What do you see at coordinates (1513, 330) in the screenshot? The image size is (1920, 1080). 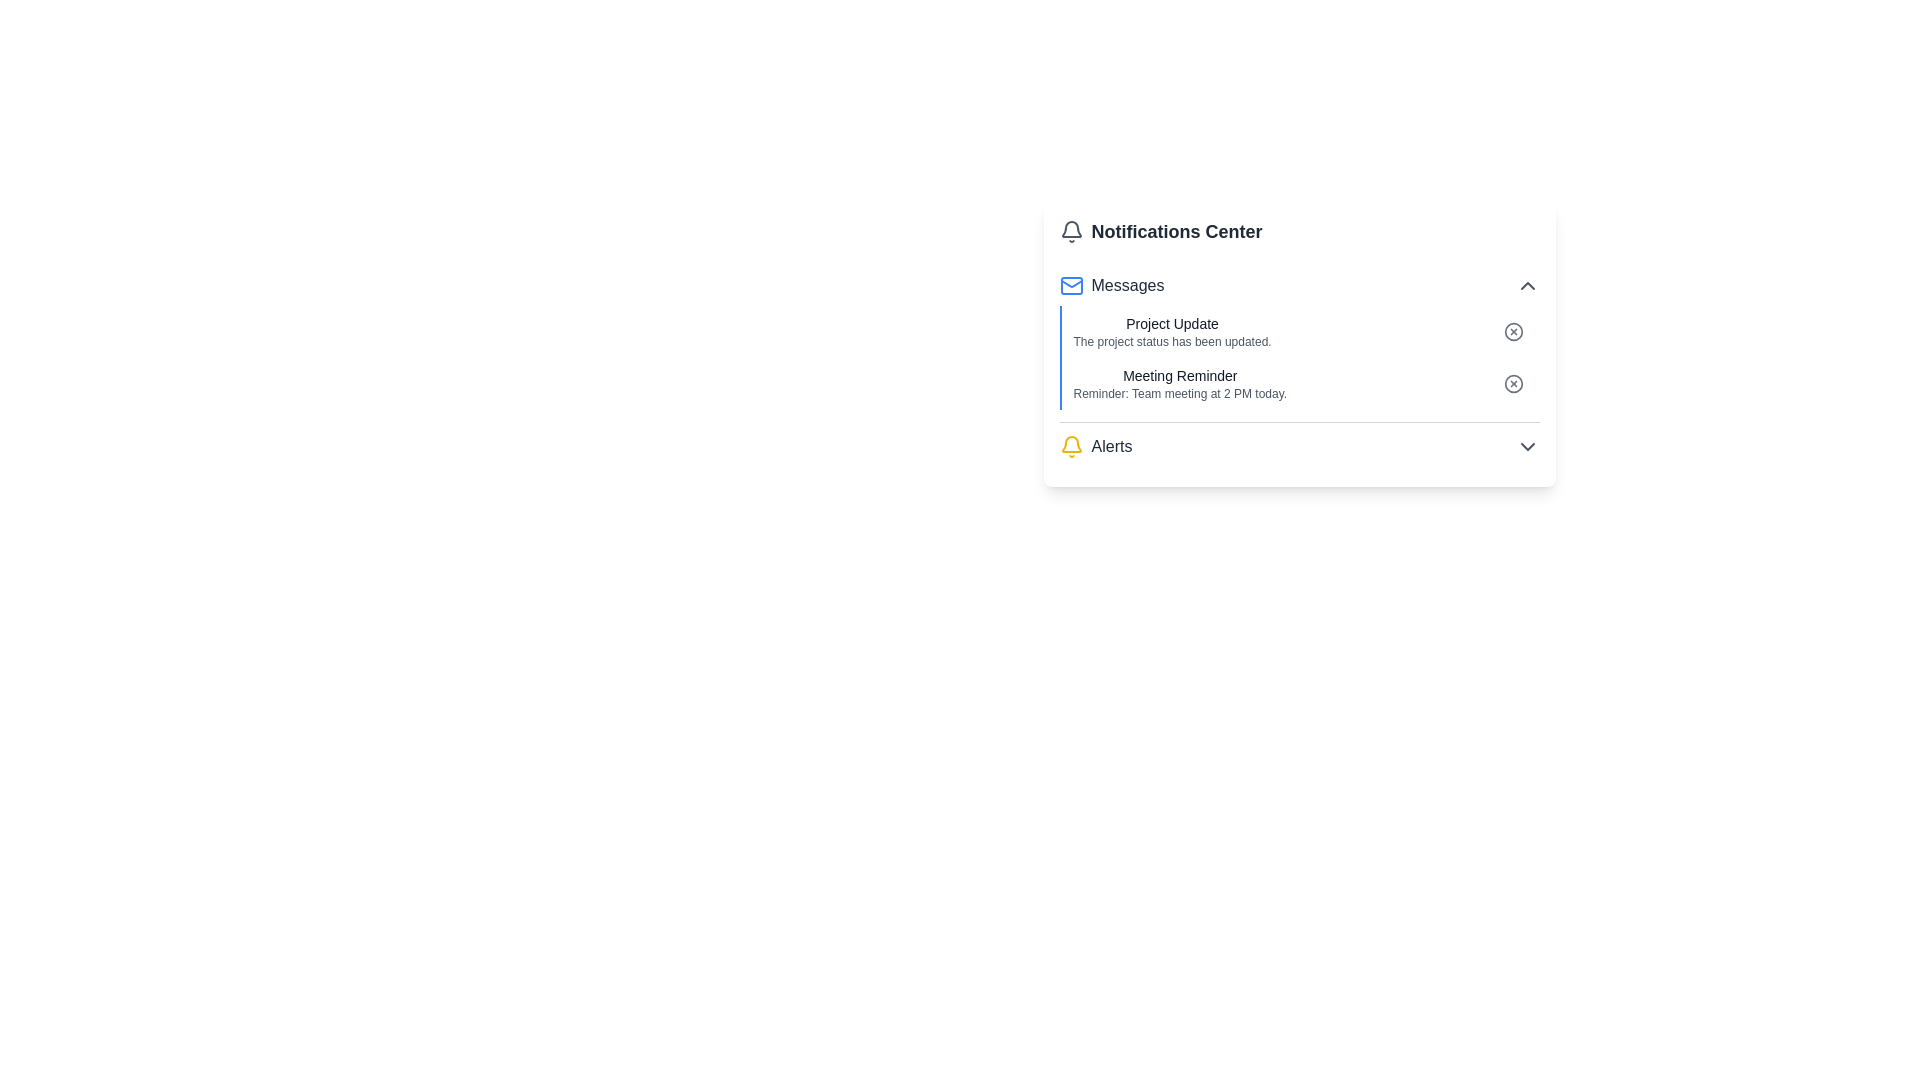 I see `the SVG circle element that represents a circular cancel or close action in the 'Messages' column of the notification widget` at bounding box center [1513, 330].